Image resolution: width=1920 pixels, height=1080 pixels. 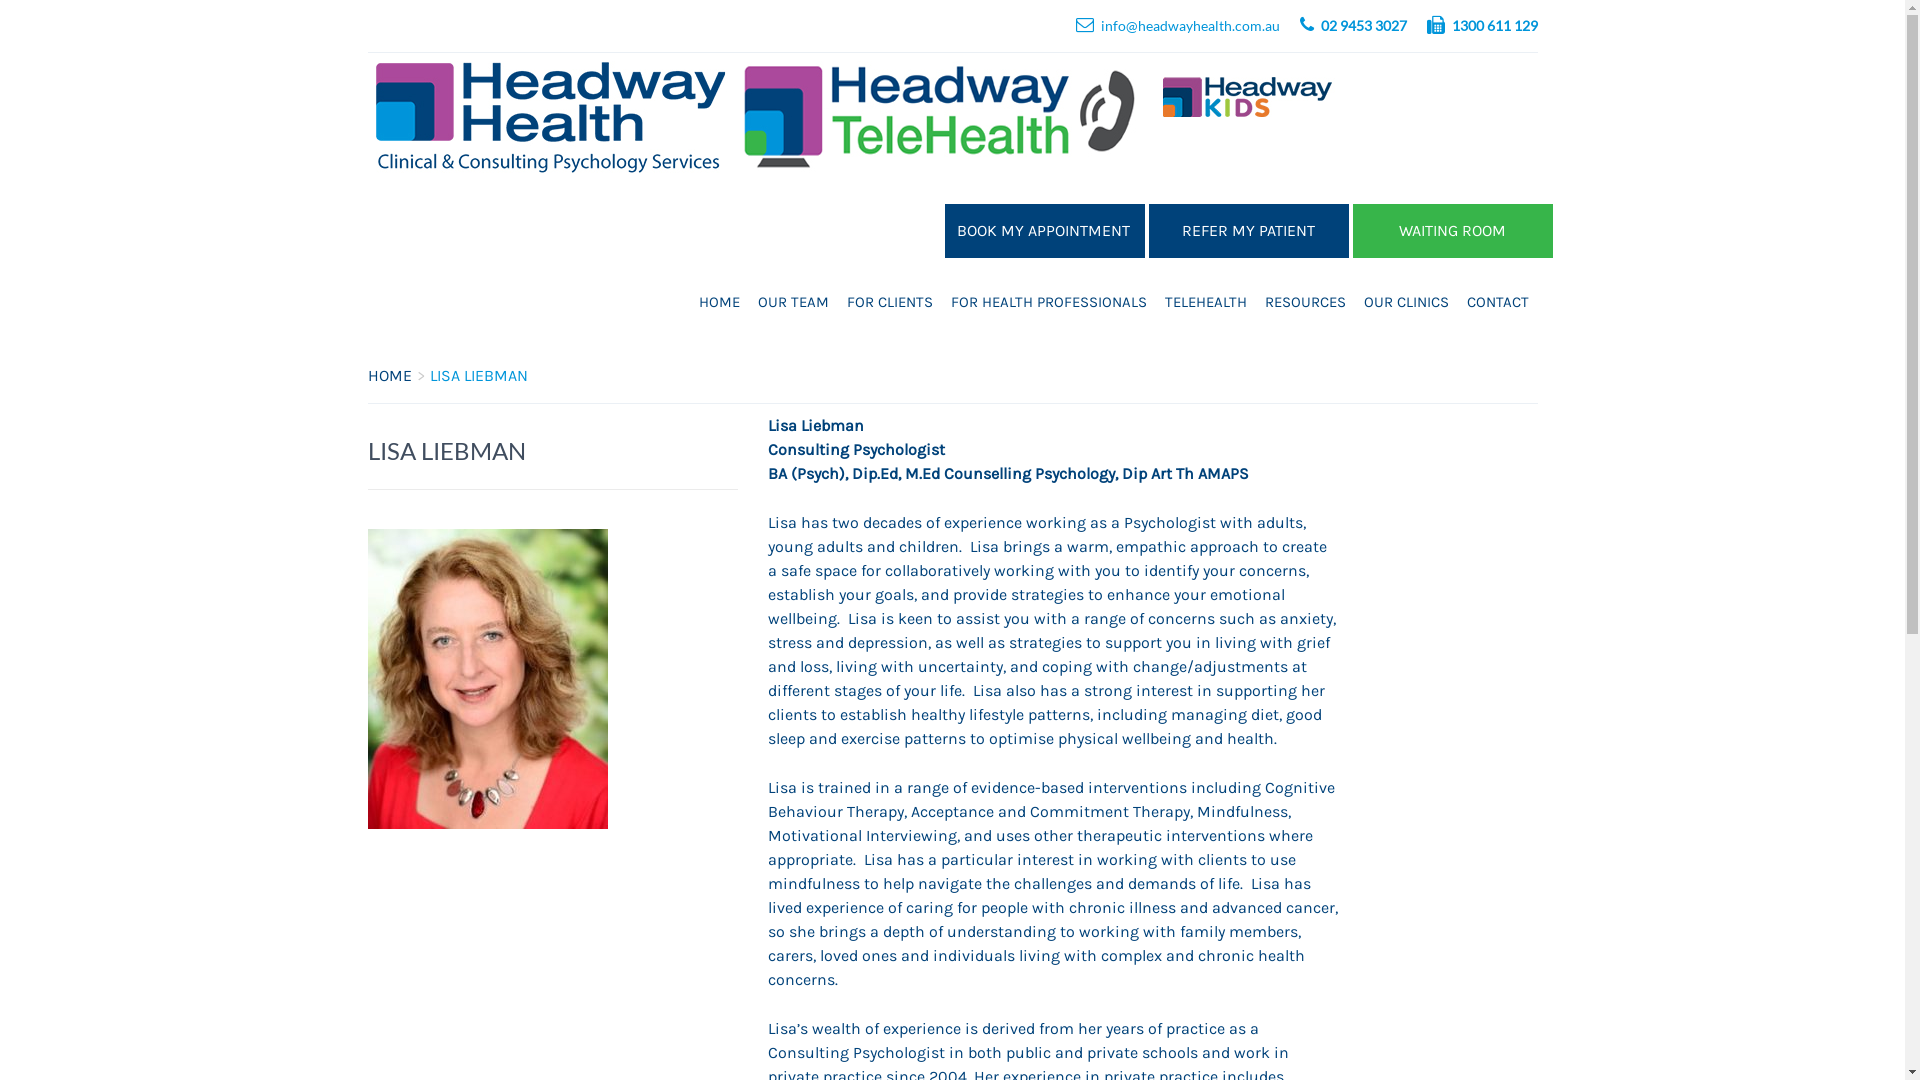 What do you see at coordinates (1324, 366) in the screenshot?
I see `'HEADWAYHEALTH FRENCHS FOREST'` at bounding box center [1324, 366].